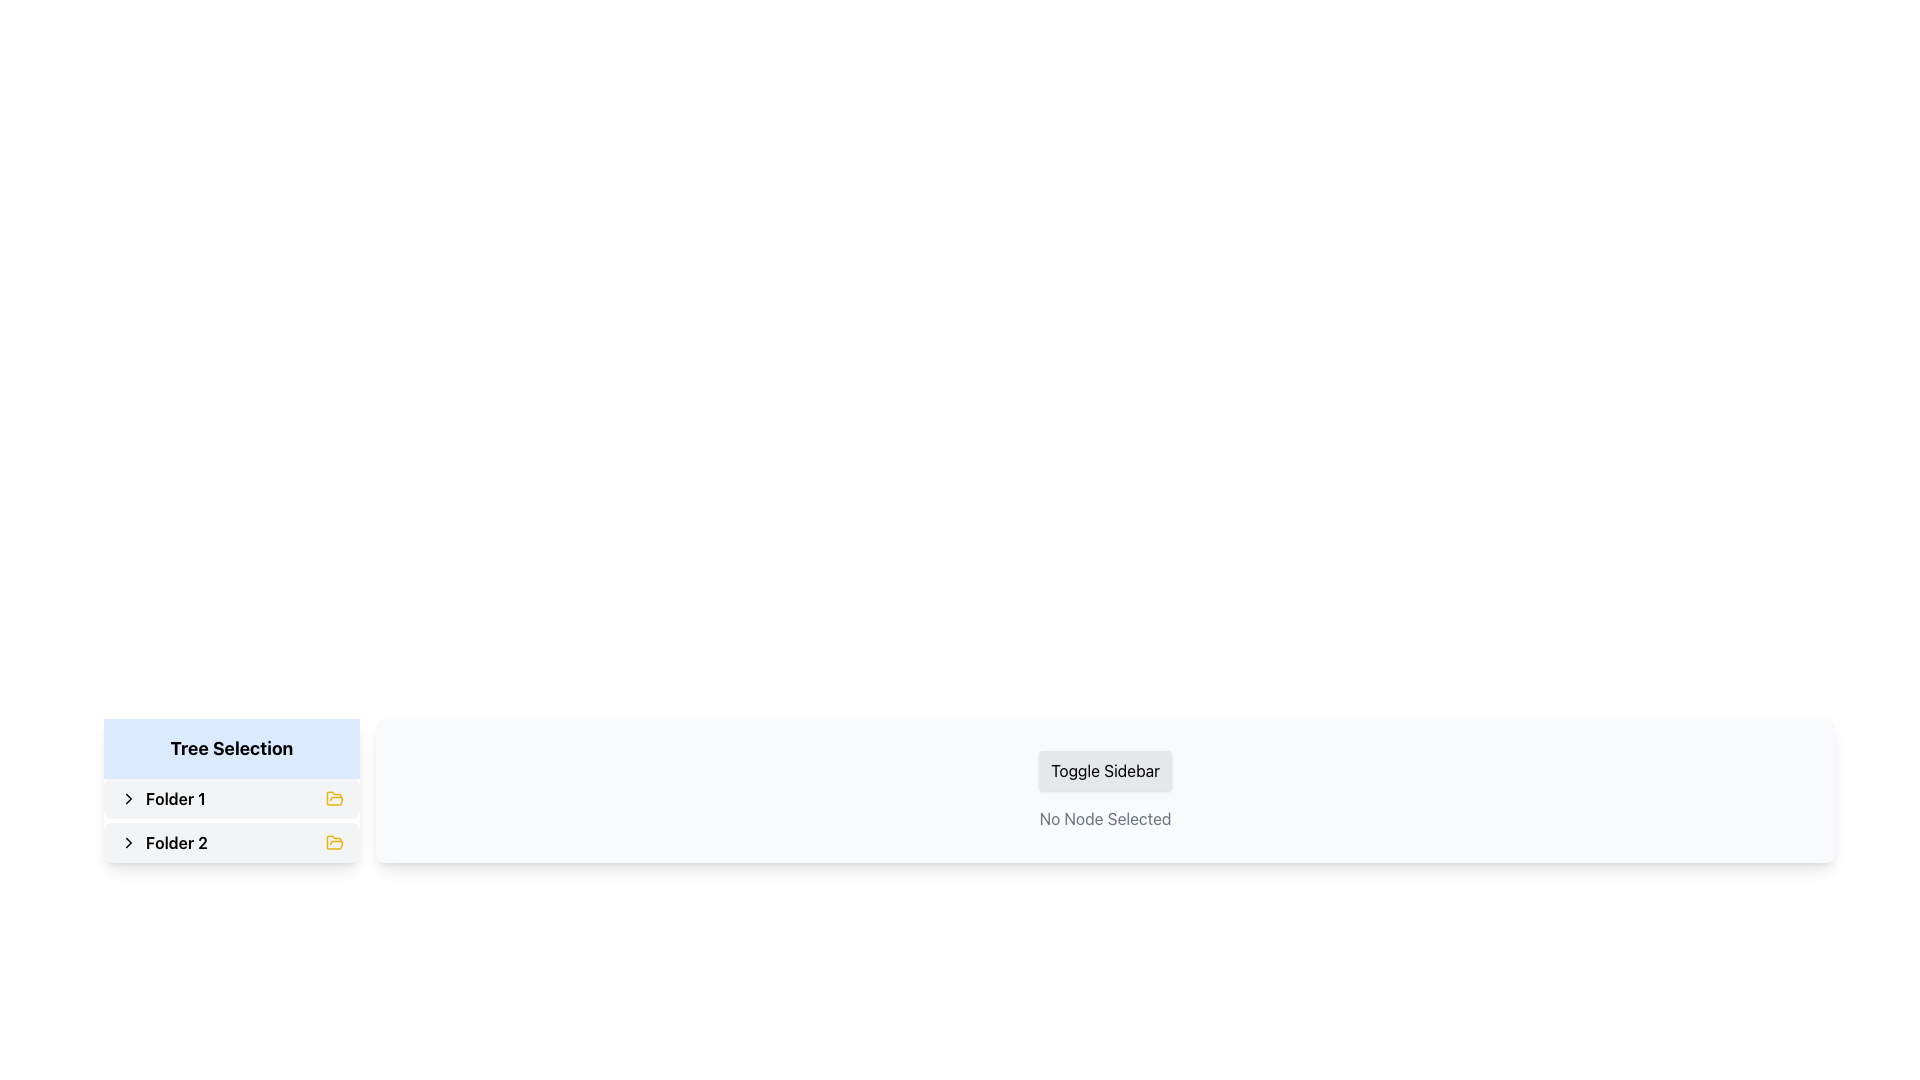  What do you see at coordinates (128, 797) in the screenshot?
I see `the expand/collapse button for 'Folder 1'` at bounding box center [128, 797].